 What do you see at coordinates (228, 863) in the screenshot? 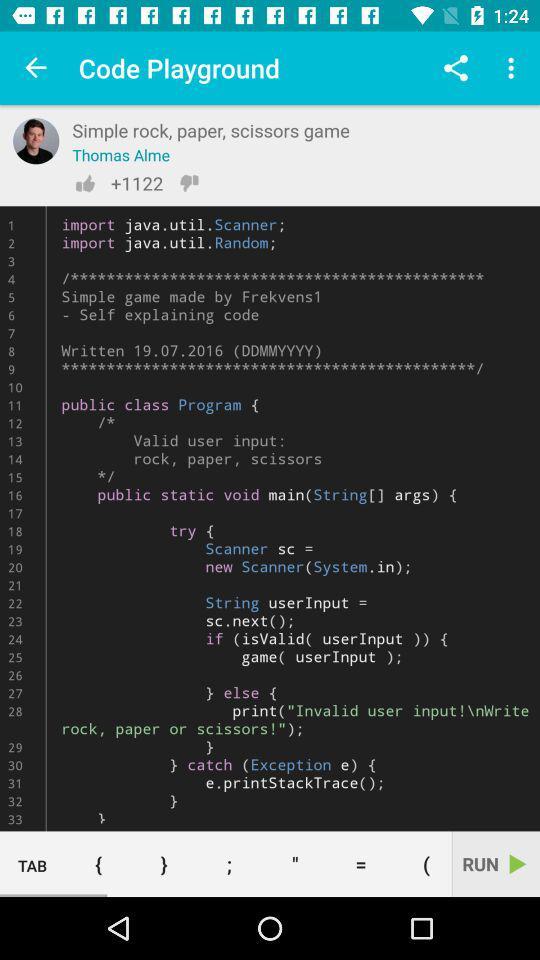
I see `the icon next to the } item` at bounding box center [228, 863].